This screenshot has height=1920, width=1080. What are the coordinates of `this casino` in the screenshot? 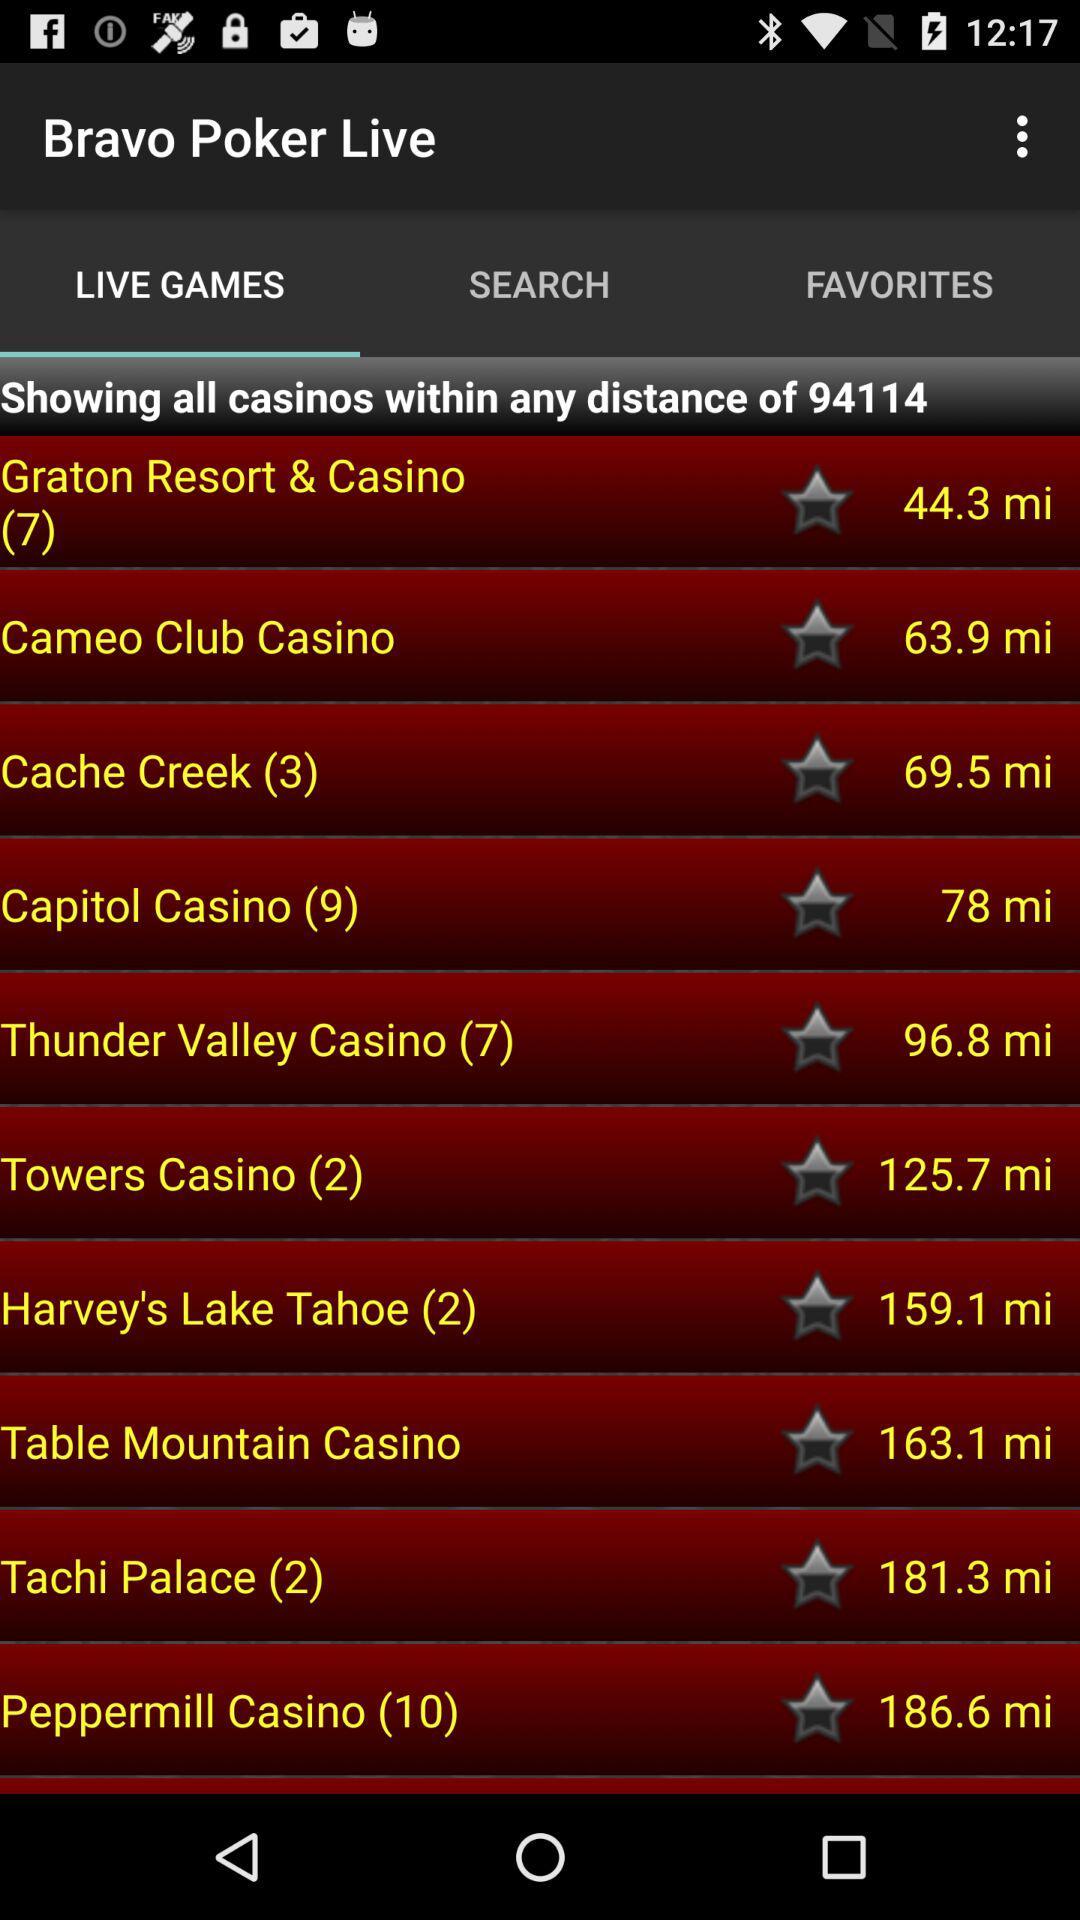 It's located at (817, 1441).